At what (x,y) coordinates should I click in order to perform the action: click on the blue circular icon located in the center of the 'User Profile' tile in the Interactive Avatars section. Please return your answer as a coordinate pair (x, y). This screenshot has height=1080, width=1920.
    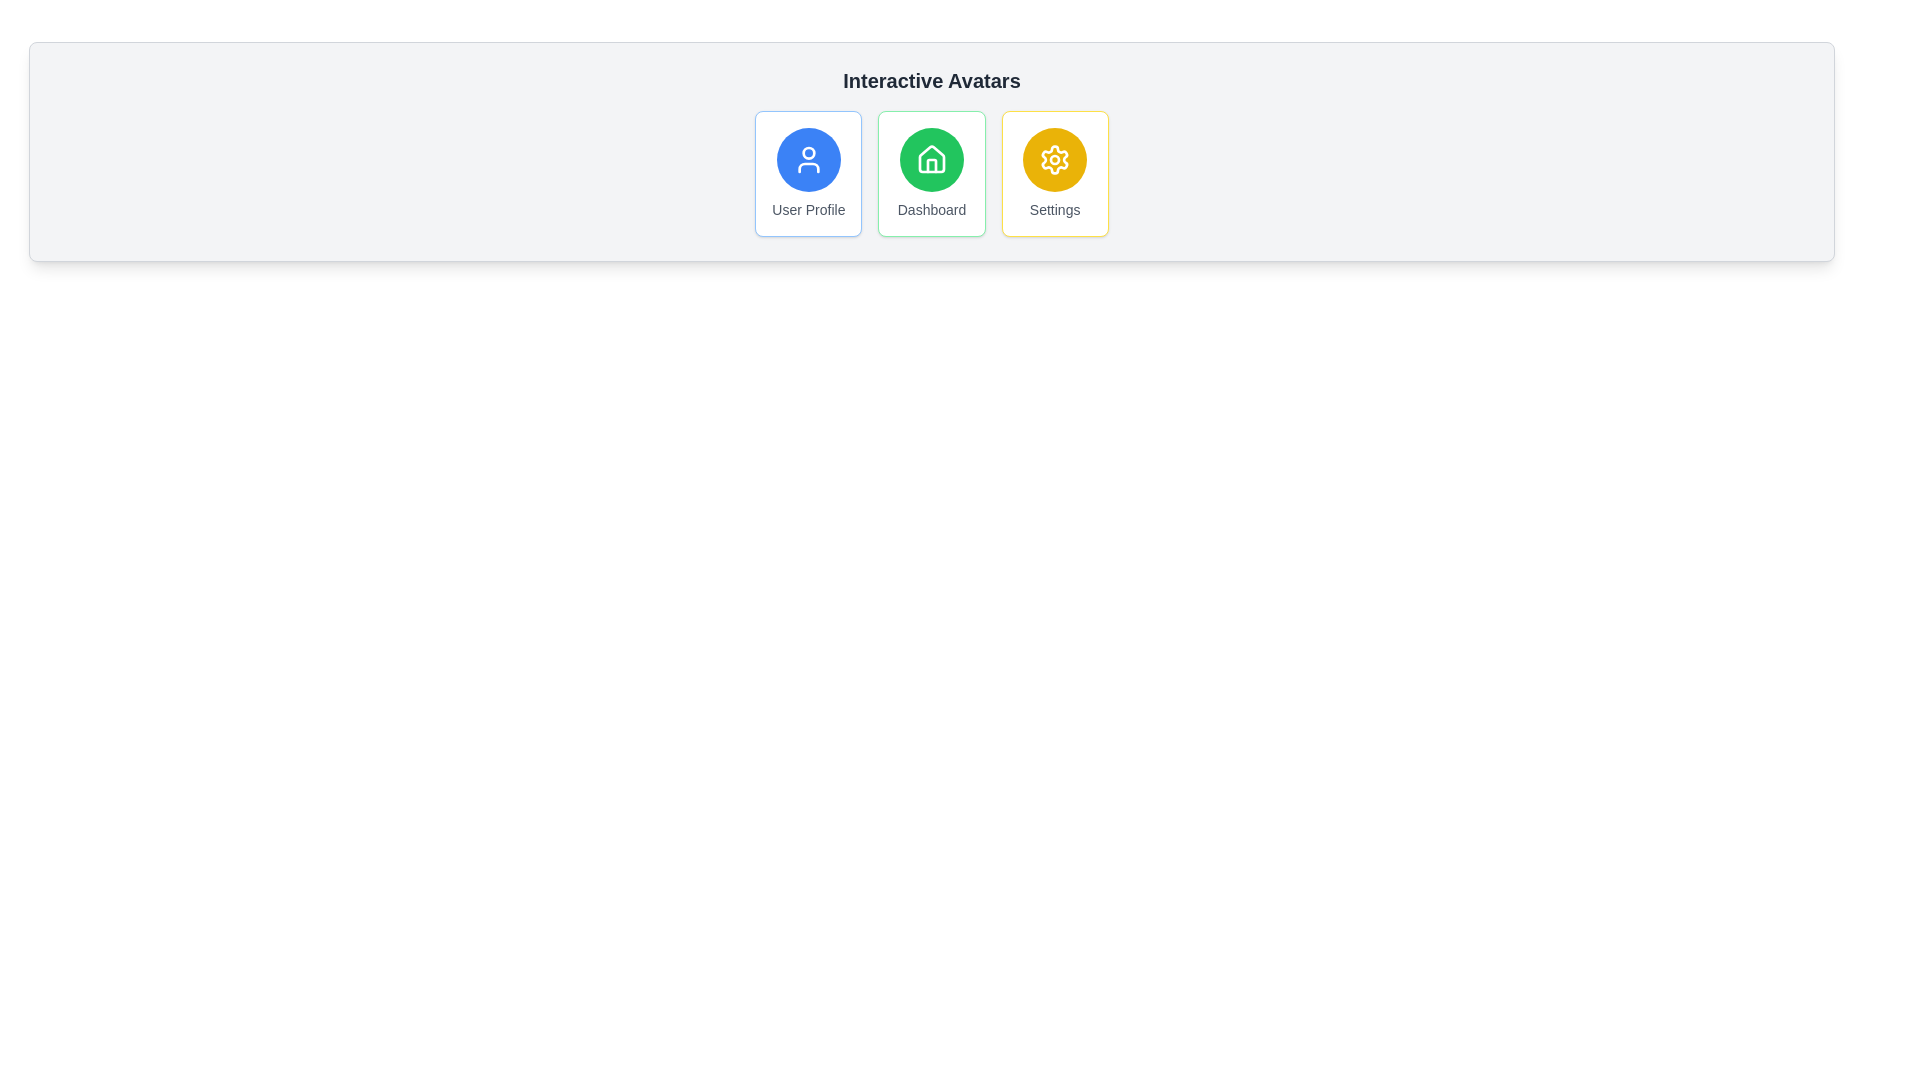
    Looking at the image, I should click on (808, 152).